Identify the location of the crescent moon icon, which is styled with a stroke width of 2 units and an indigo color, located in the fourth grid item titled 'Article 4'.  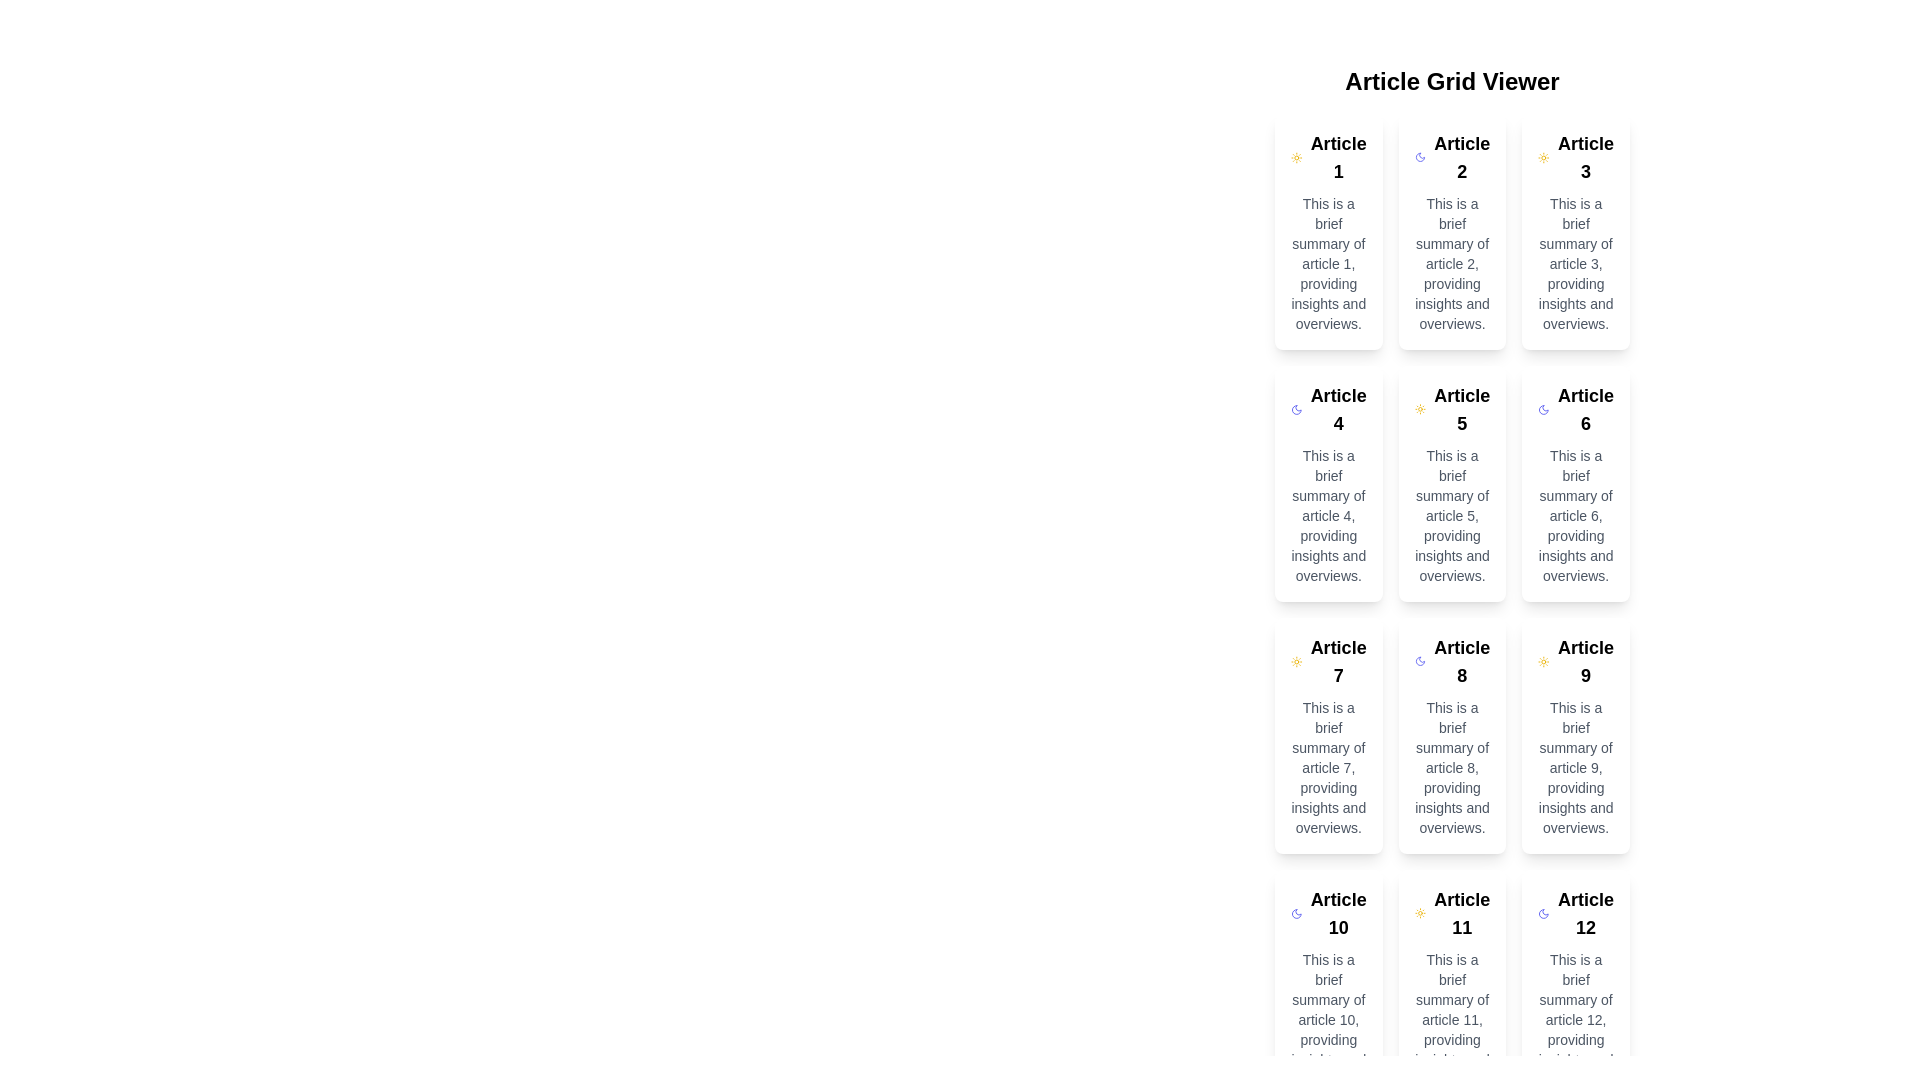
(1296, 408).